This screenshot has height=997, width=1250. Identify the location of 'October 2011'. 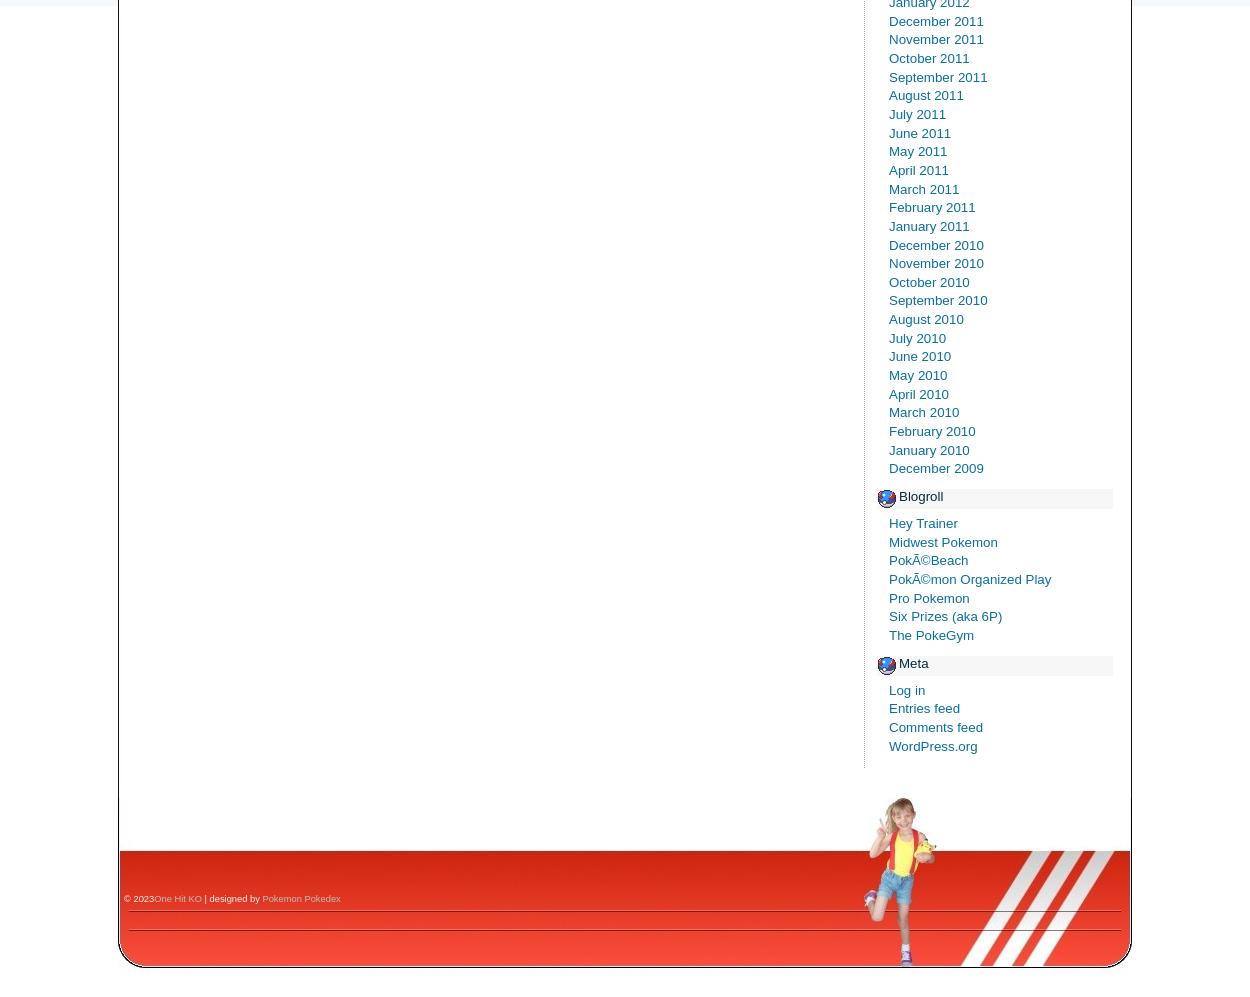
(929, 56).